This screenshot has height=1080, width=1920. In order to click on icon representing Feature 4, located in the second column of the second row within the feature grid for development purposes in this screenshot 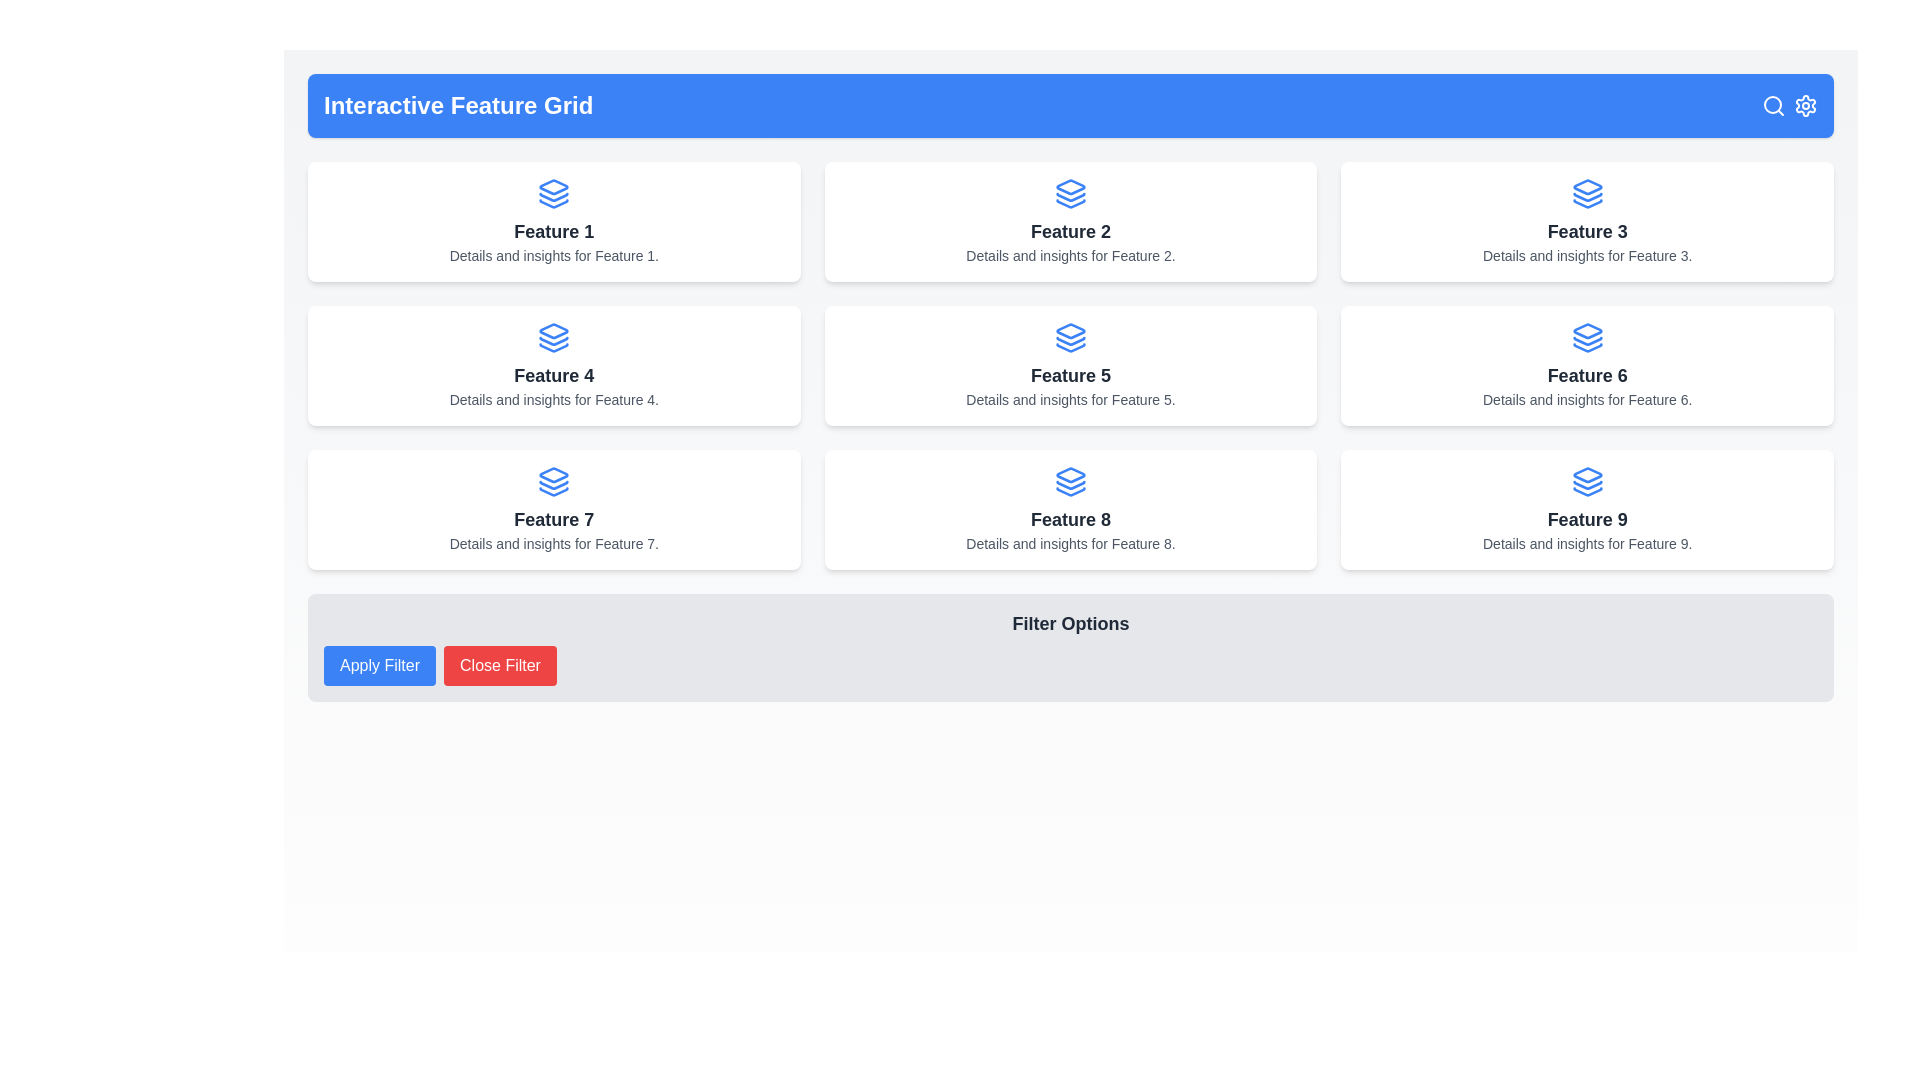, I will do `click(554, 330)`.